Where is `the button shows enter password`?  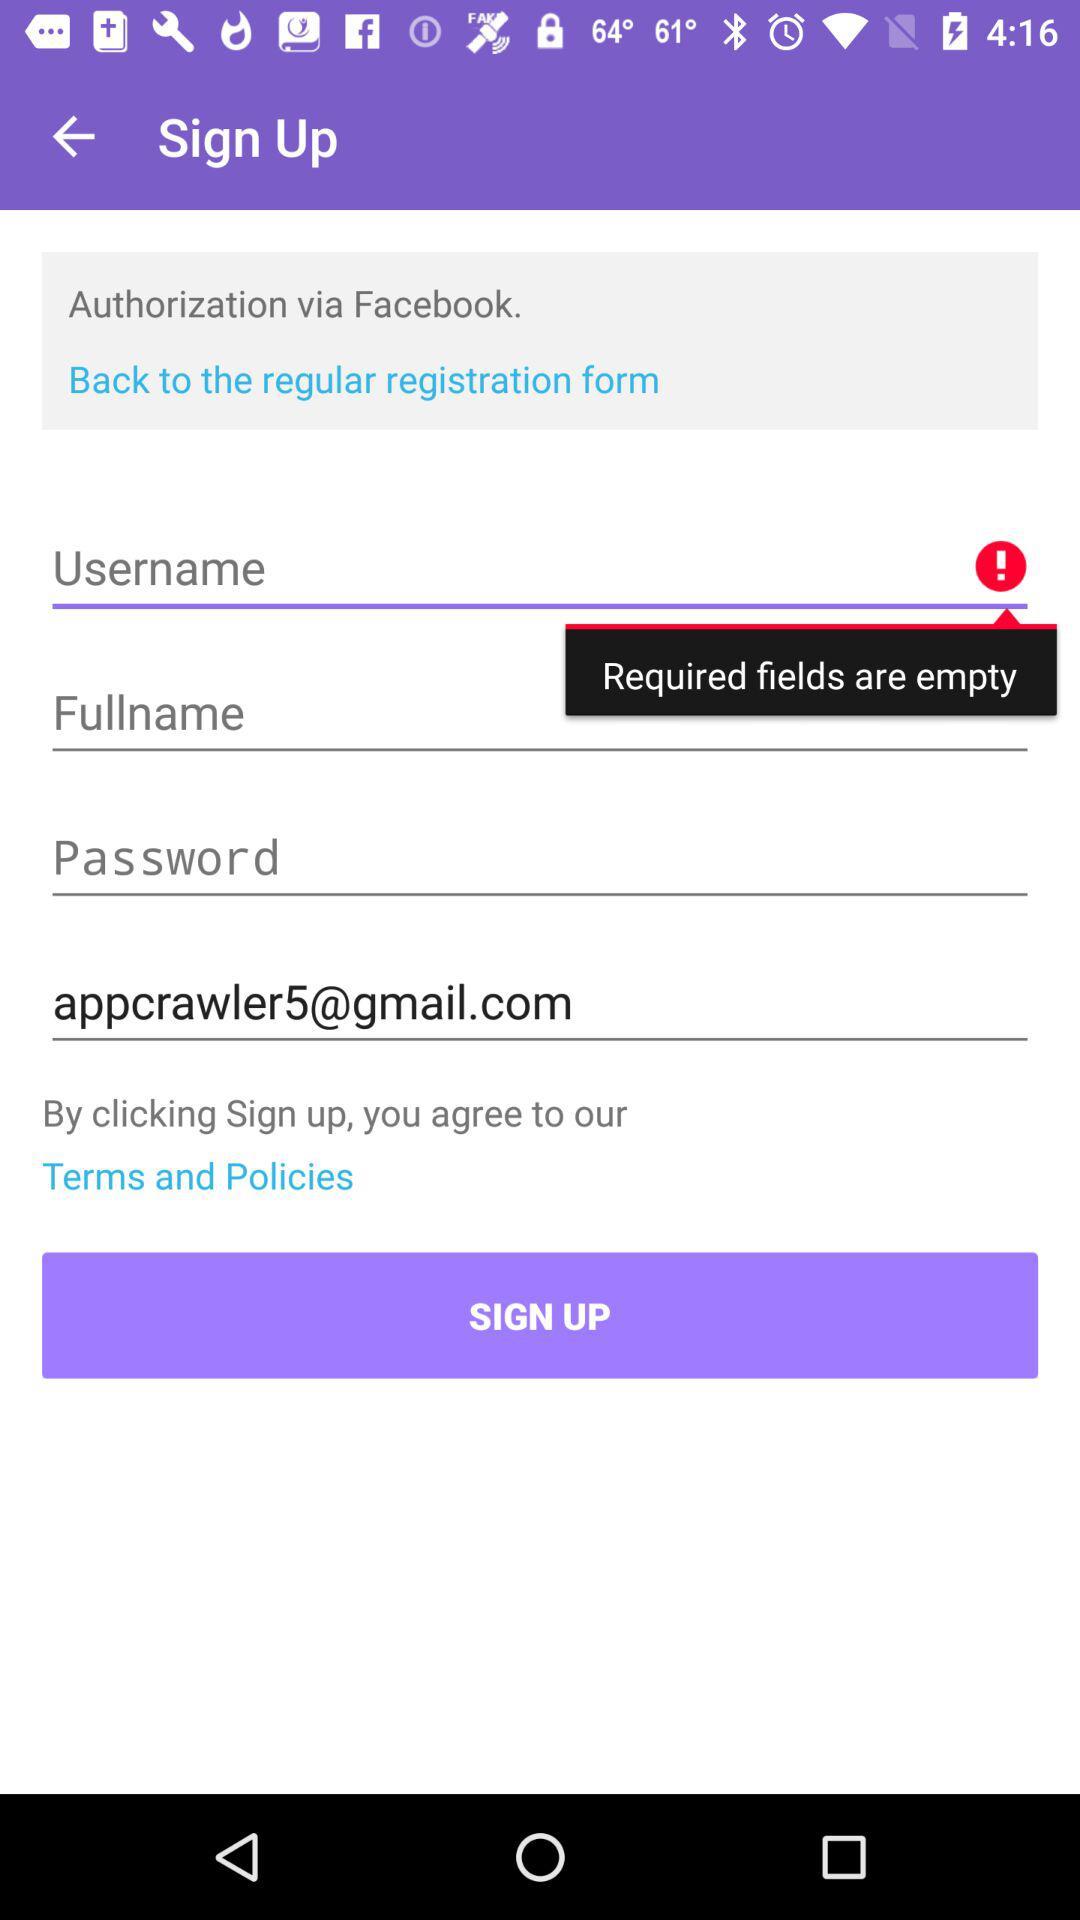
the button shows enter password is located at coordinates (540, 857).